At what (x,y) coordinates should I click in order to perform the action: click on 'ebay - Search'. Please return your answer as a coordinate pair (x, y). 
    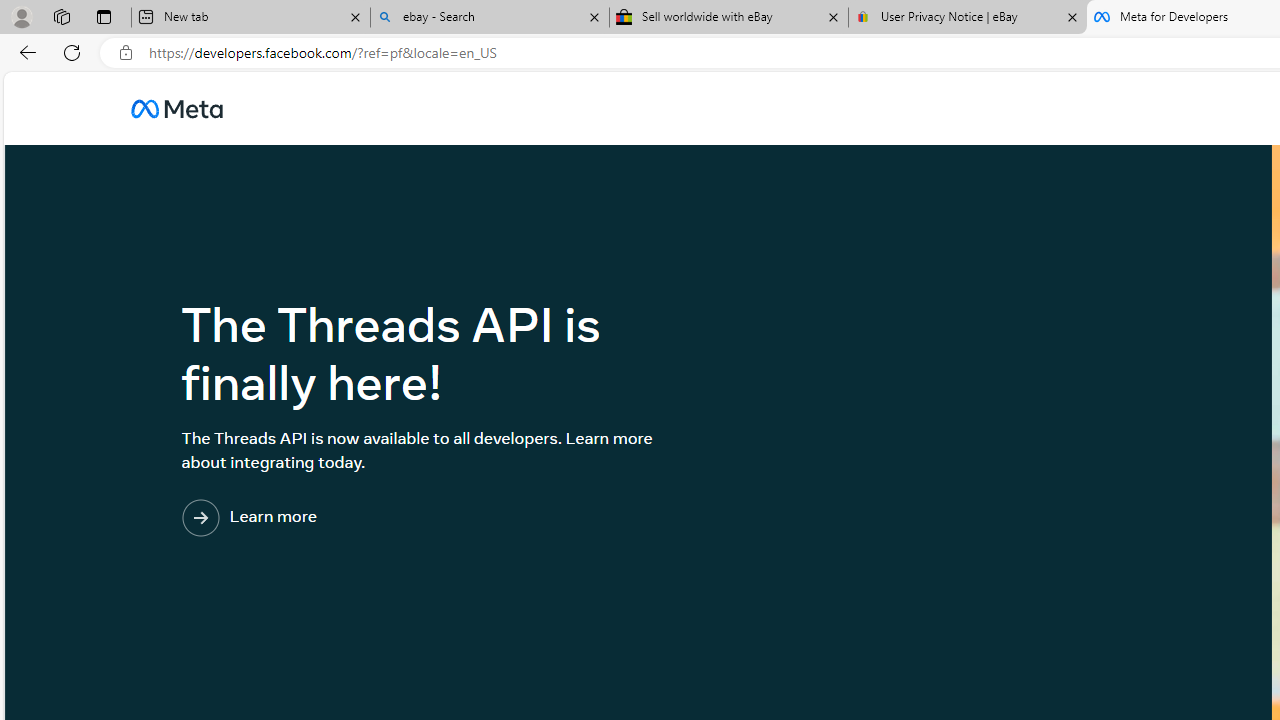
    Looking at the image, I should click on (490, 17).